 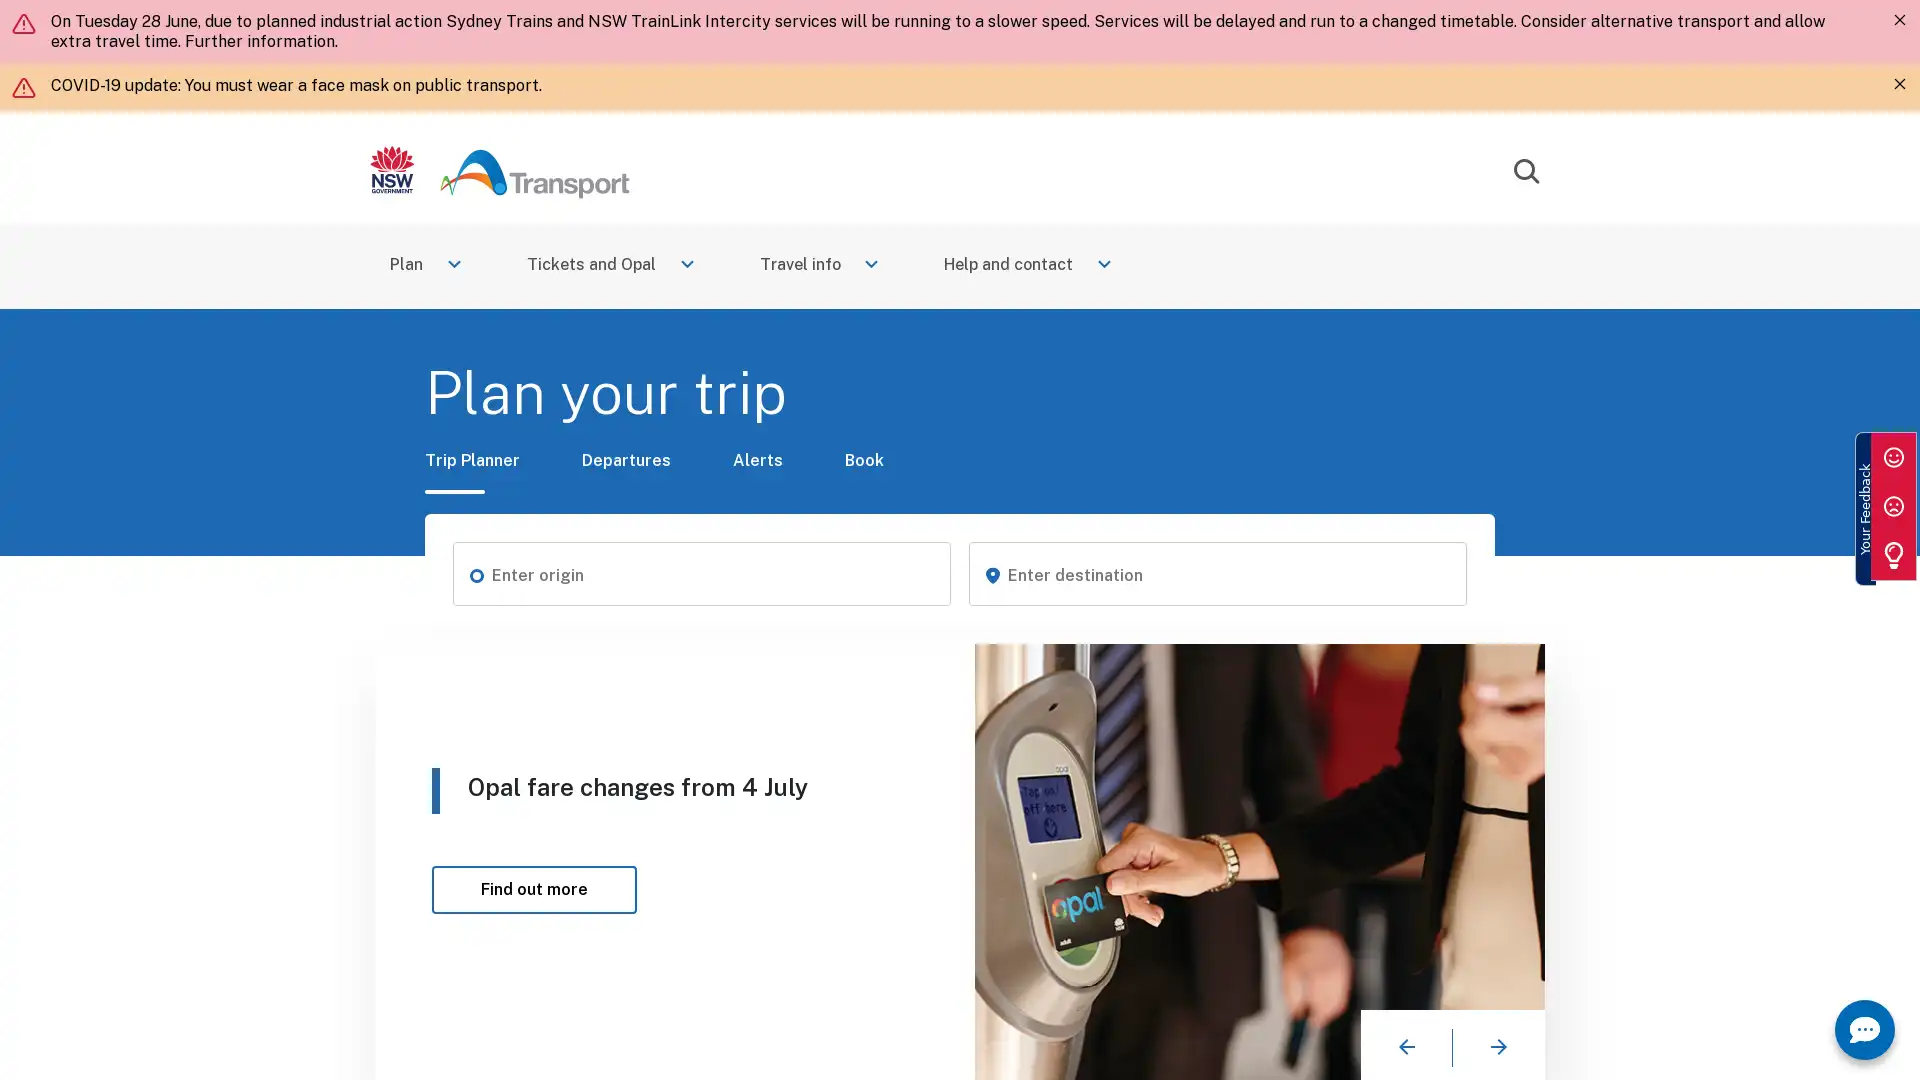 What do you see at coordinates (611, 265) in the screenshot?
I see `Tickets and Opal` at bounding box center [611, 265].